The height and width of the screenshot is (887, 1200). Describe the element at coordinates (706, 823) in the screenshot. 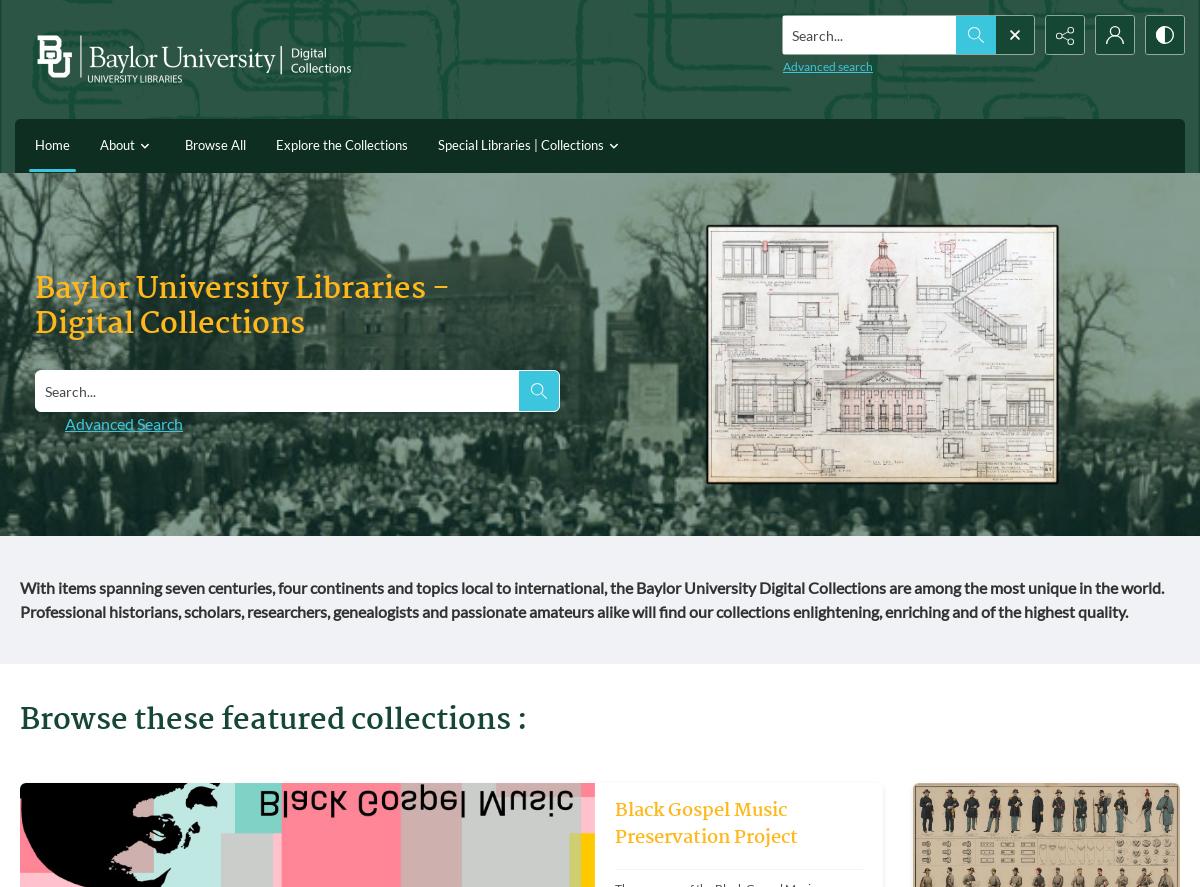

I see `'Black Gospel Music Preservation Project'` at that location.